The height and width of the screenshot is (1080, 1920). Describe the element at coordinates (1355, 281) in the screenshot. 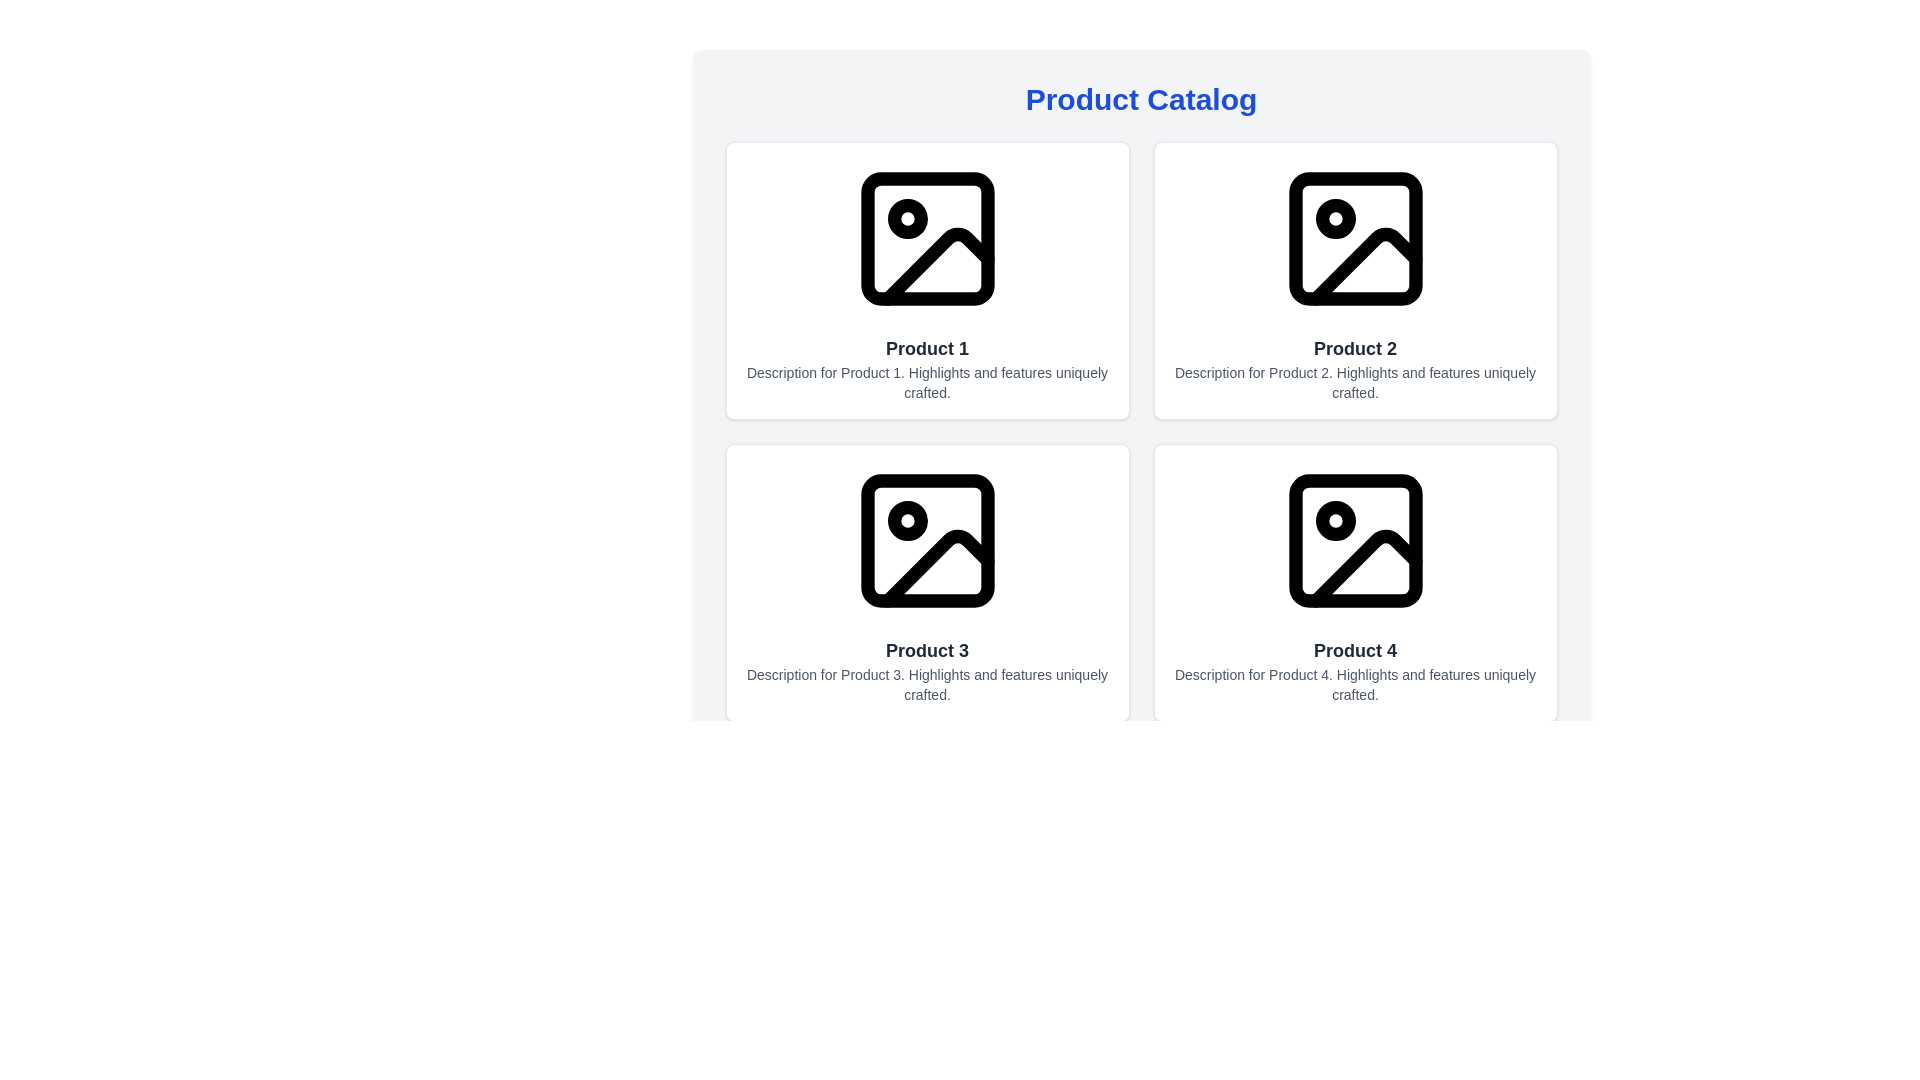

I see `the clickable card presenting information about 'Product 2', located in the second column of the first row of the grid layout` at that location.